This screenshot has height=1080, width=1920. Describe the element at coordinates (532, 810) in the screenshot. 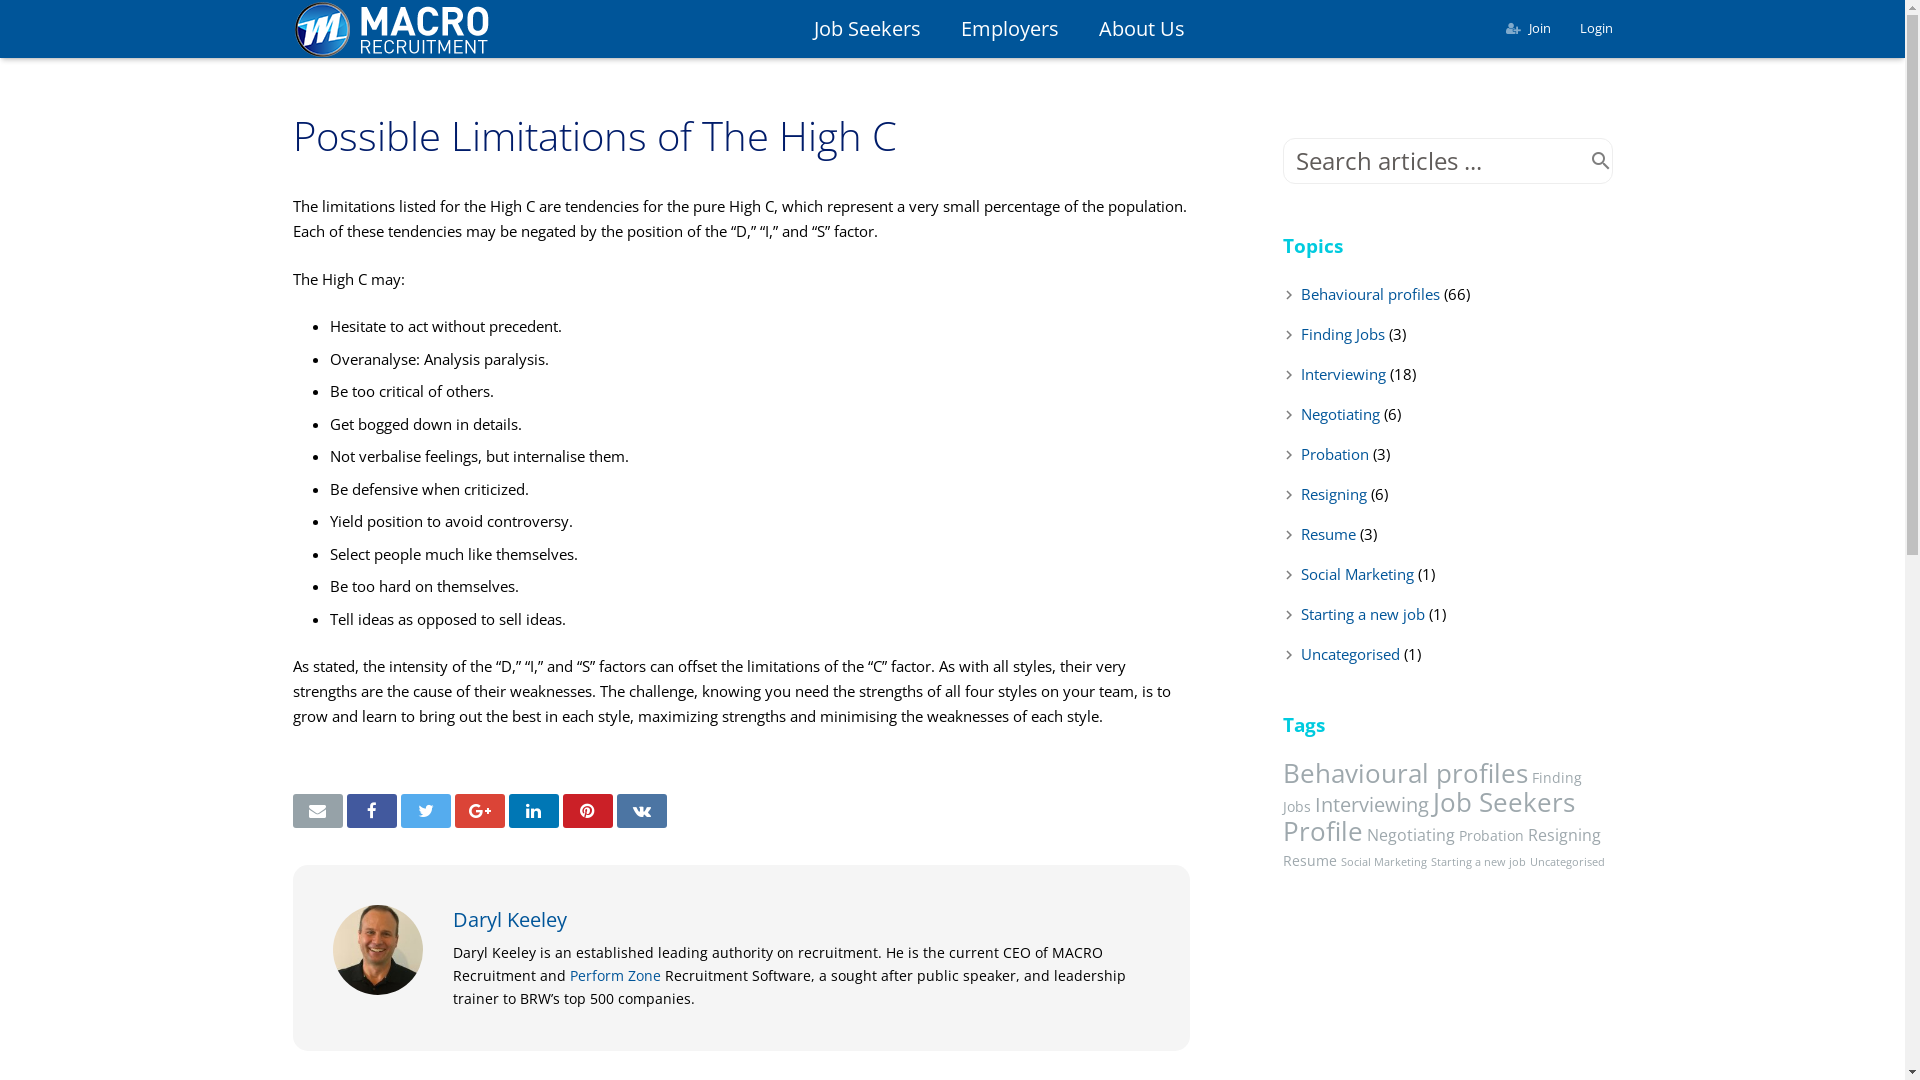

I see `'Share this'` at that location.